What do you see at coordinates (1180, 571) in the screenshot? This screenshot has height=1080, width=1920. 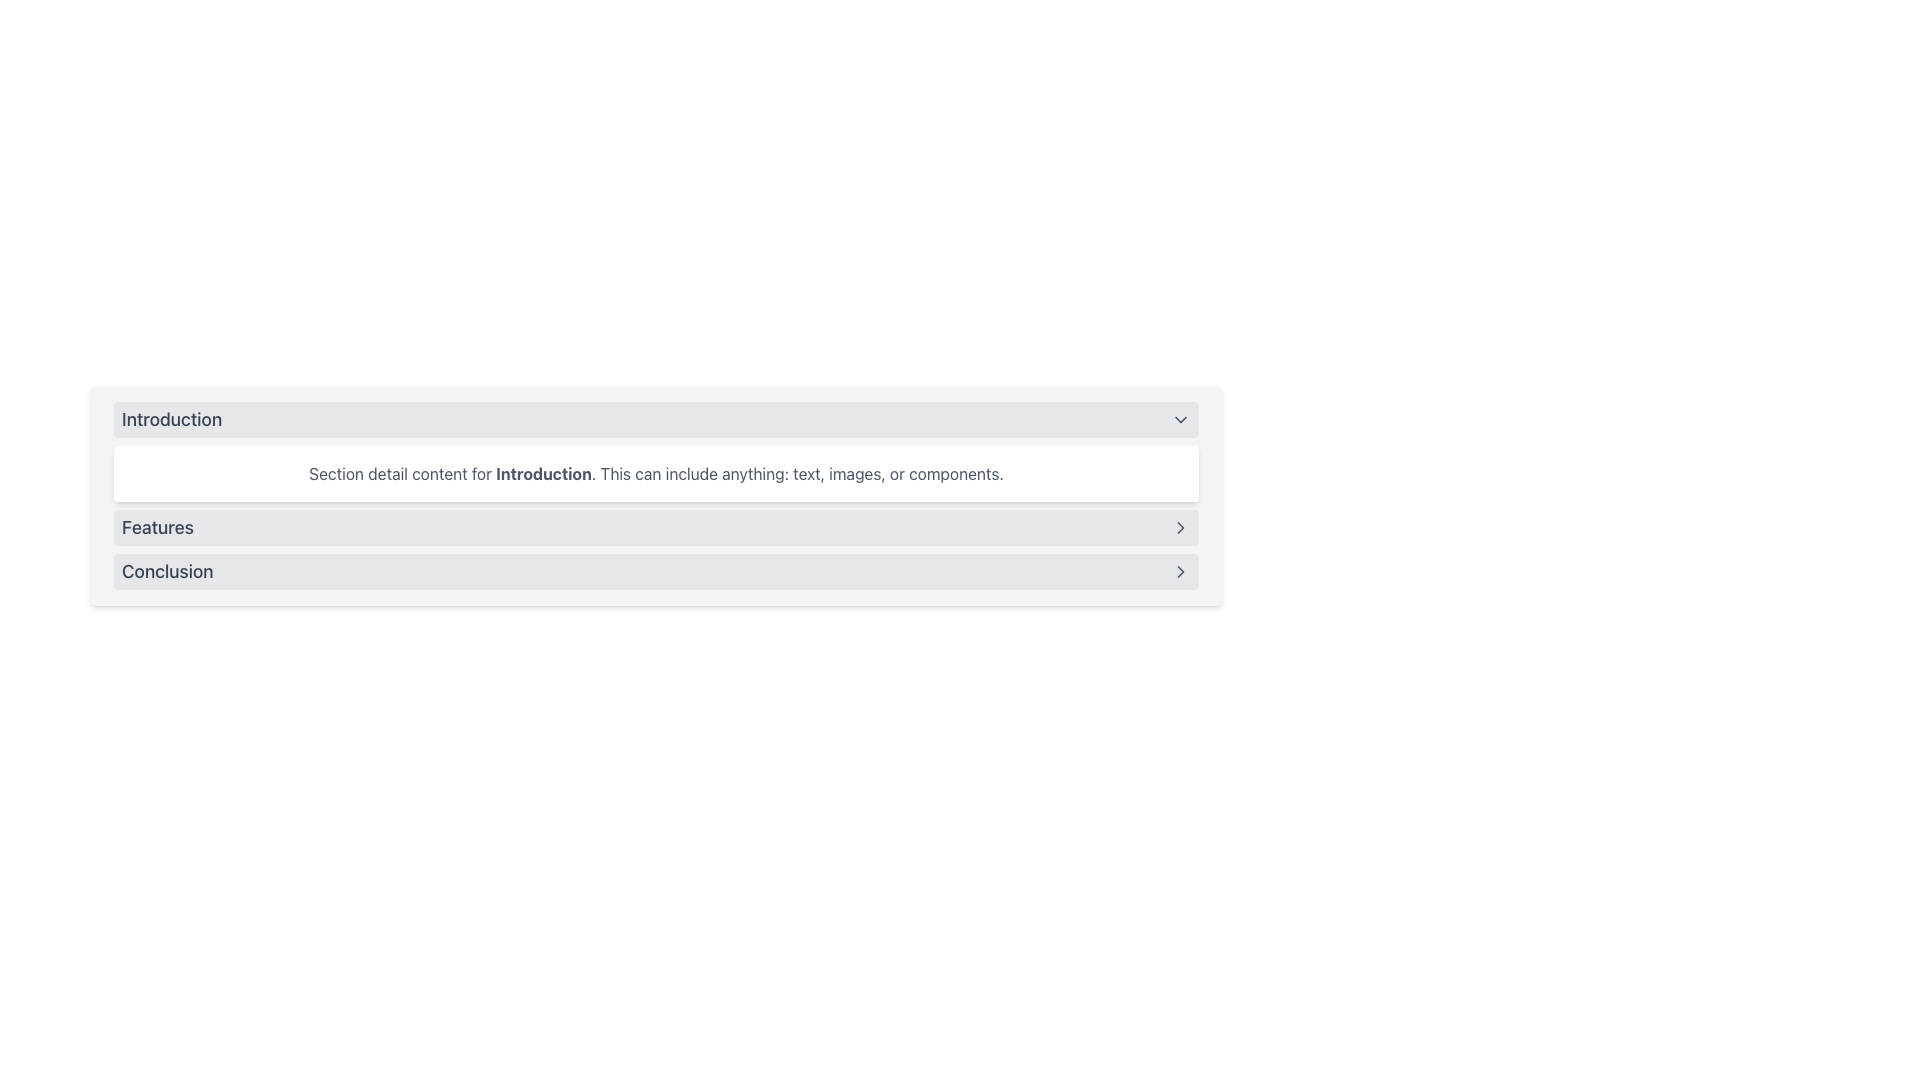 I see `the rightward arrow icon located at the right-hand side of the 'Features' section` at bounding box center [1180, 571].